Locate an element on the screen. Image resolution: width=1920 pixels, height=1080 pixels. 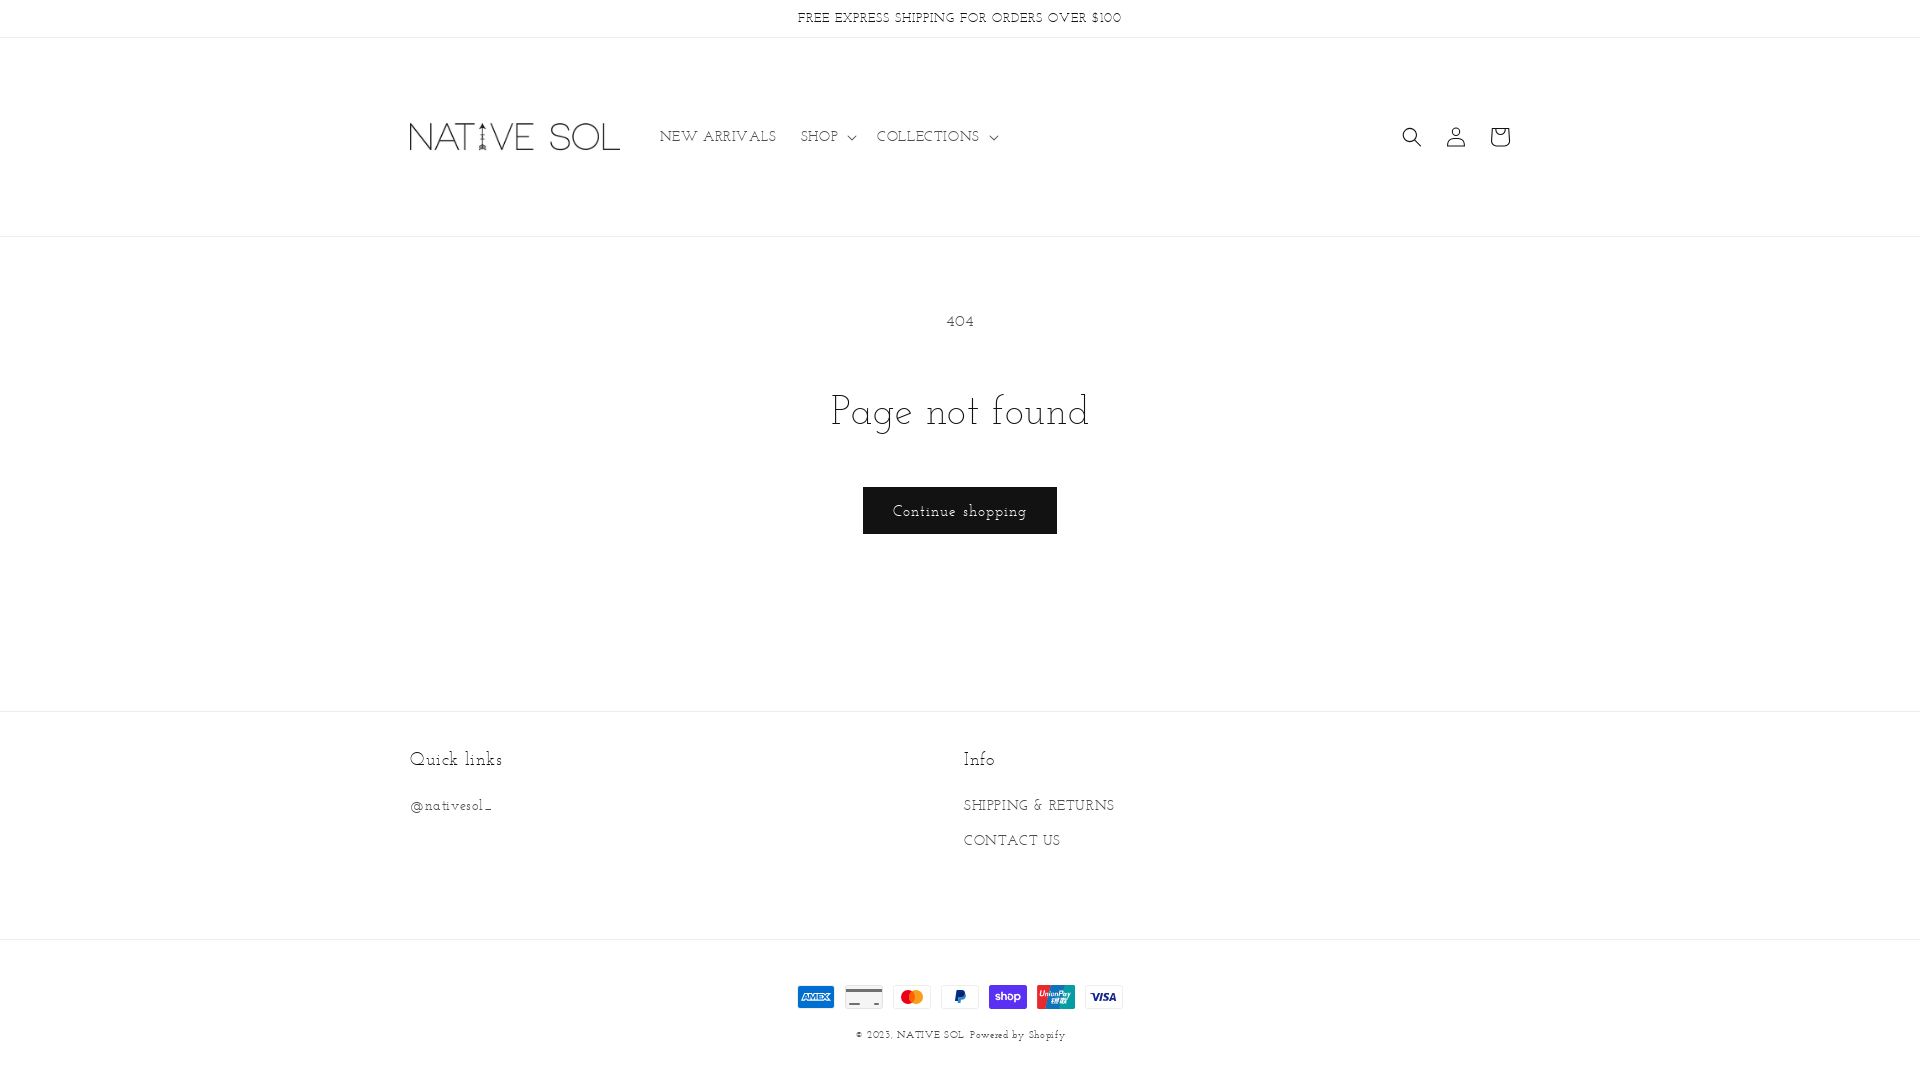
'NATIVE SOL' is located at coordinates (930, 1034).